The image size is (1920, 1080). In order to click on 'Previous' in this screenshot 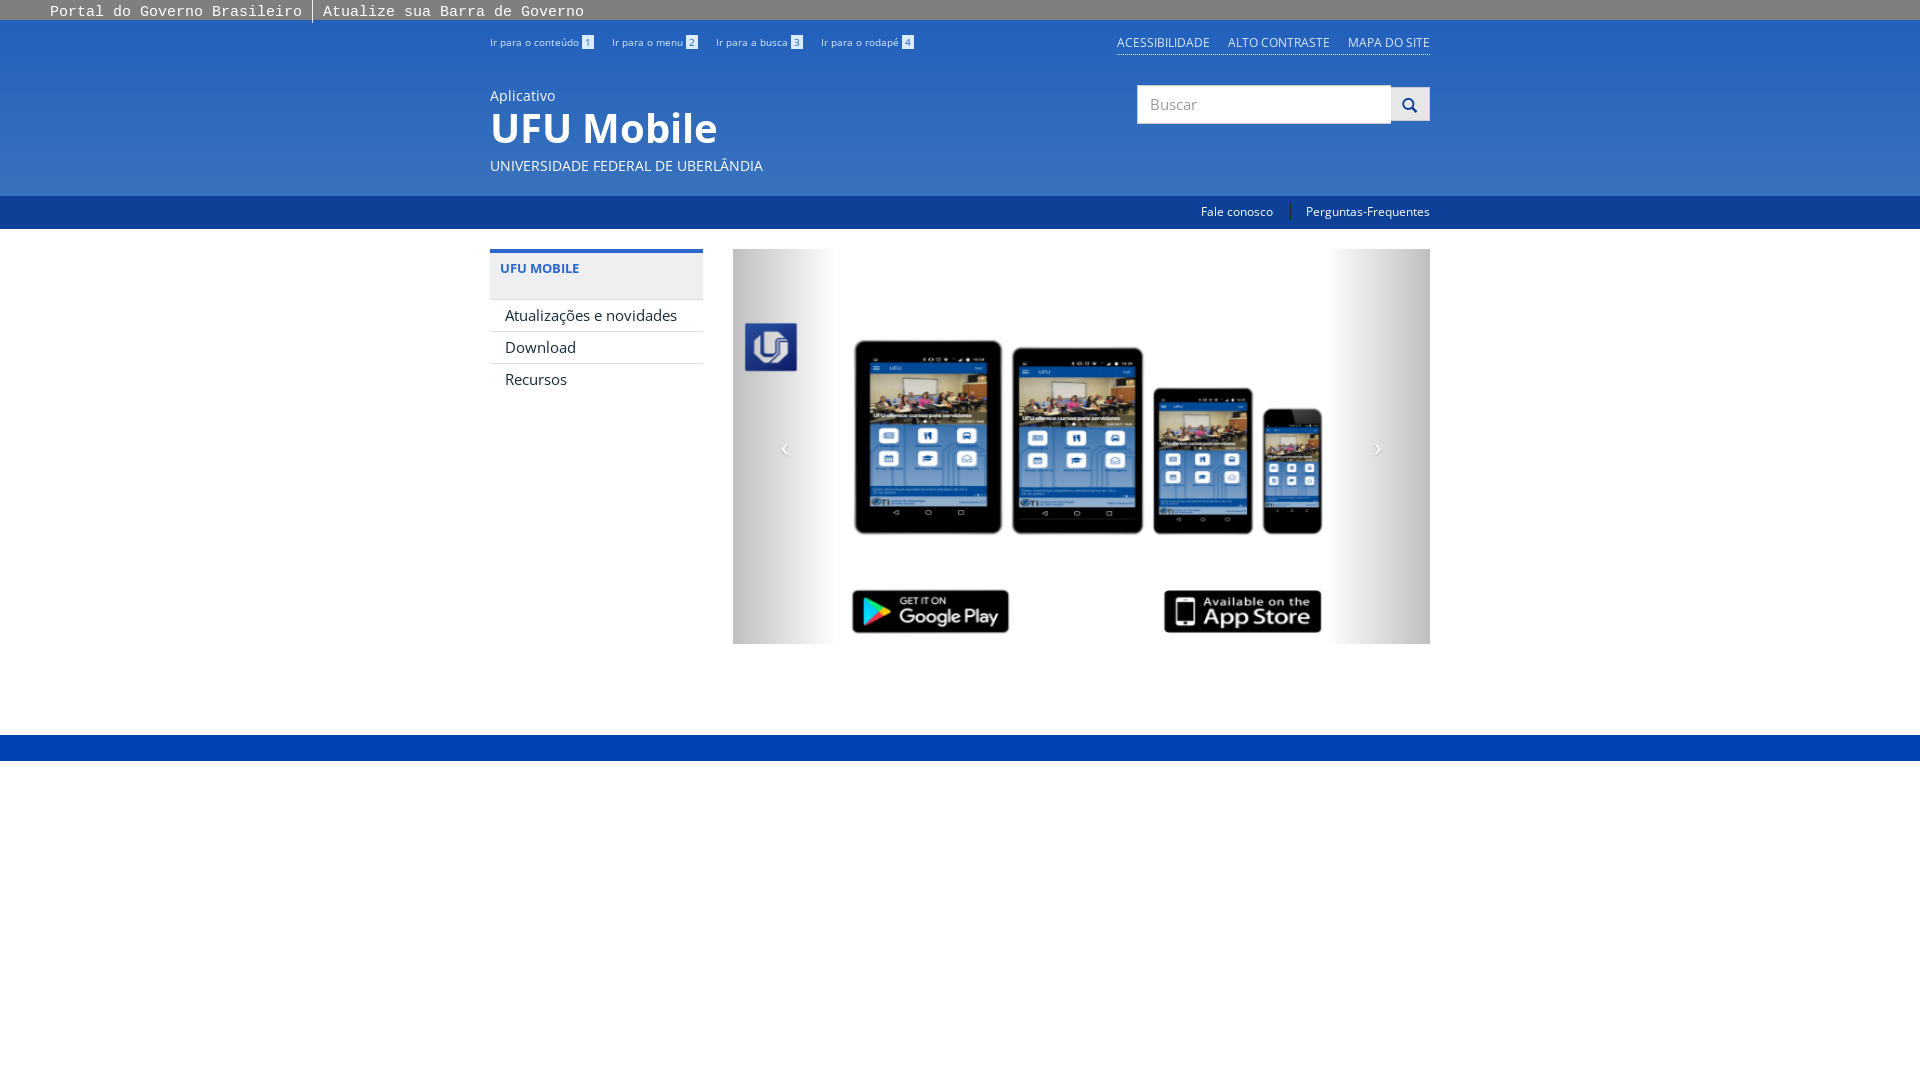, I will do `click(783, 445)`.